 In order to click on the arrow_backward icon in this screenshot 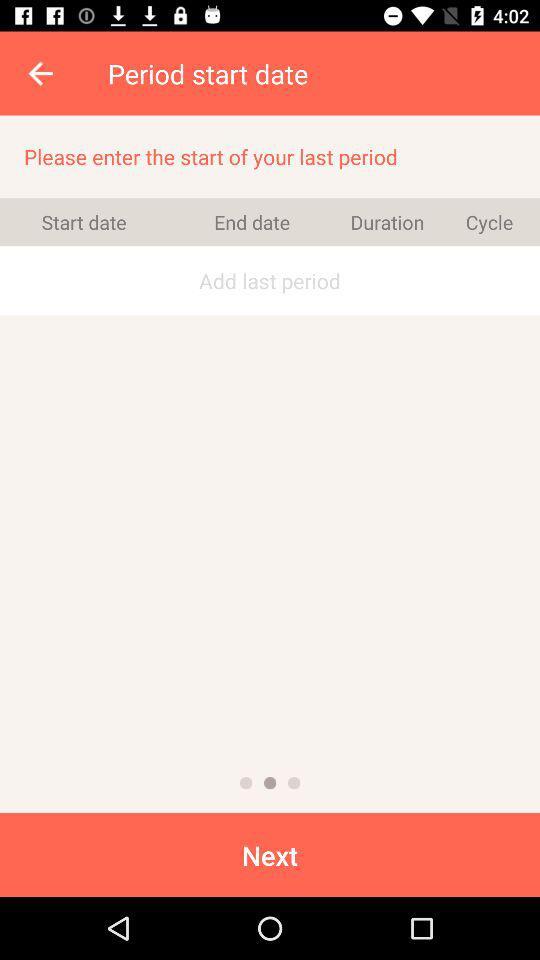, I will do `click(42, 73)`.